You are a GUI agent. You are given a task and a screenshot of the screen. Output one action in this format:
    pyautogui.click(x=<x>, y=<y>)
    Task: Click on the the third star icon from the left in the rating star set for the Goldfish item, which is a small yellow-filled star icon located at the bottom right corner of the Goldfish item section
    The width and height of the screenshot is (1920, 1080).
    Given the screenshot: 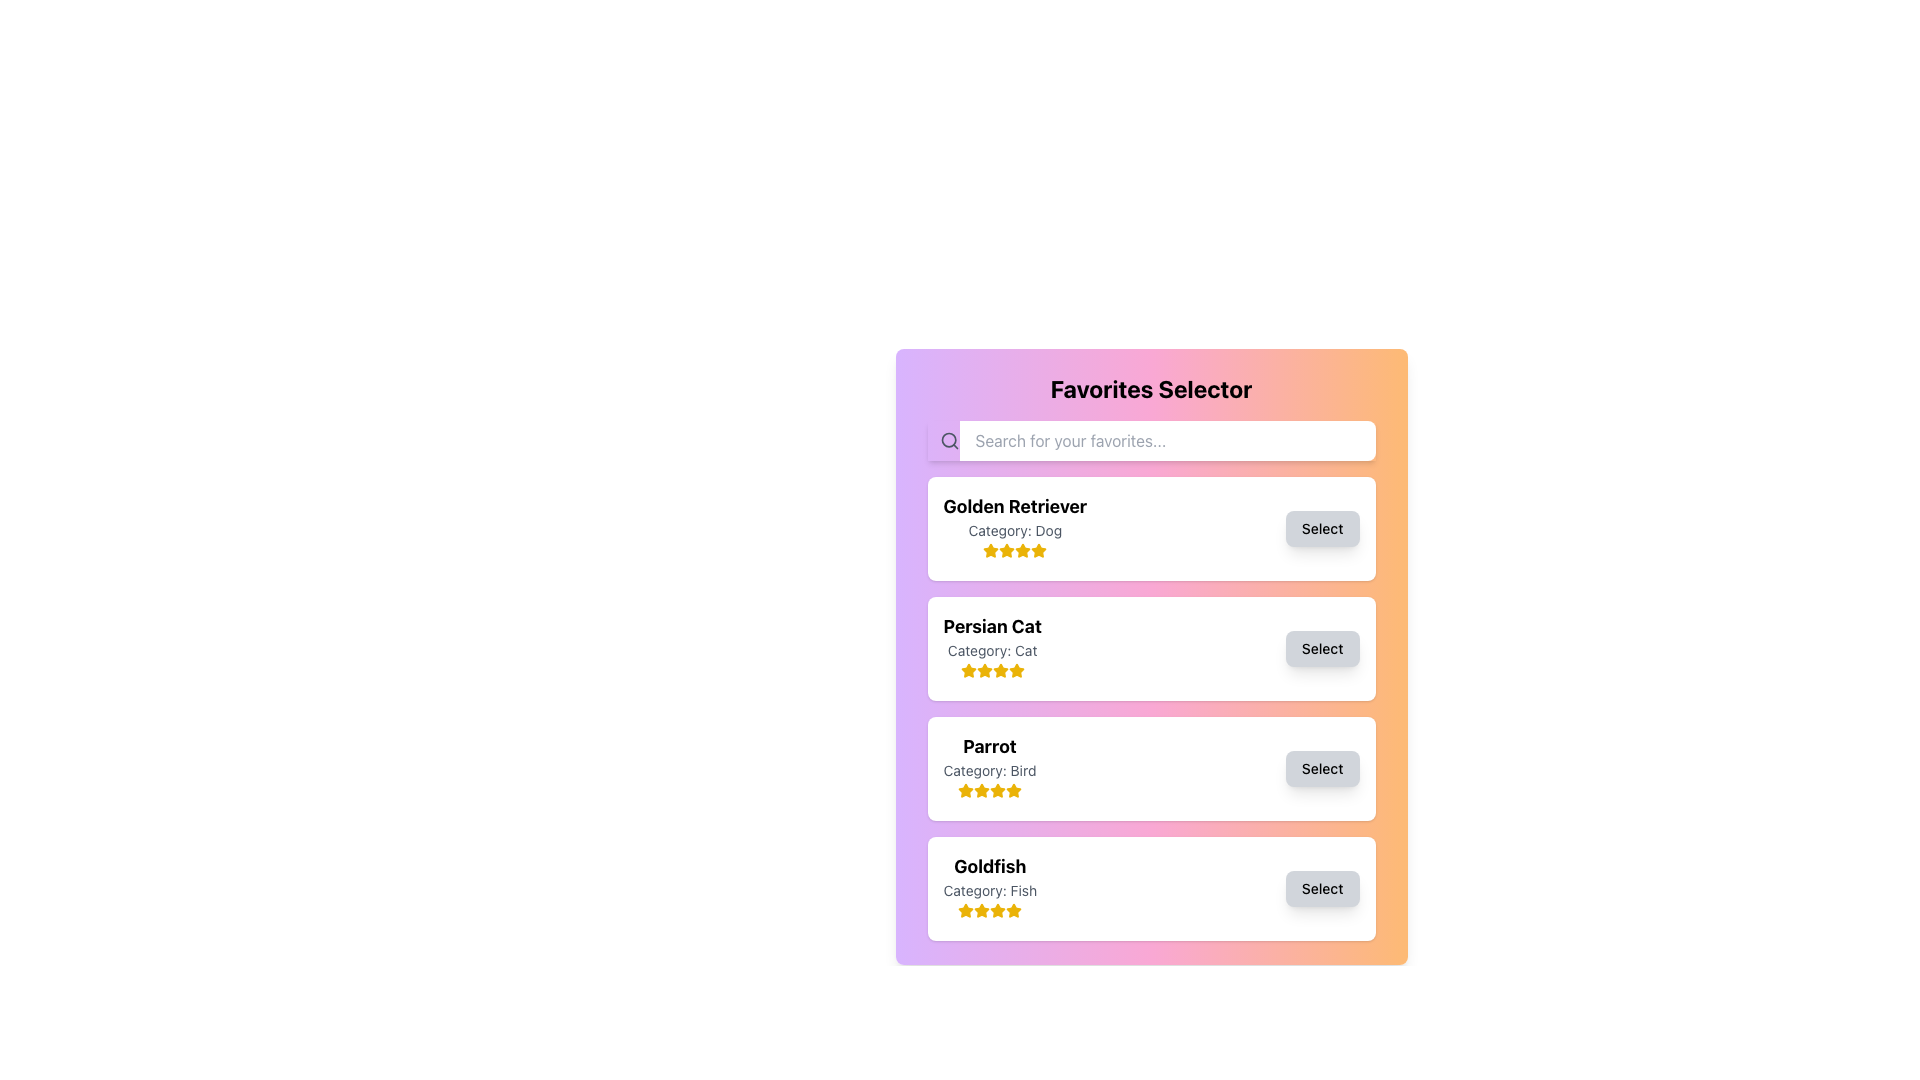 What is the action you would take?
    pyautogui.click(x=982, y=910)
    